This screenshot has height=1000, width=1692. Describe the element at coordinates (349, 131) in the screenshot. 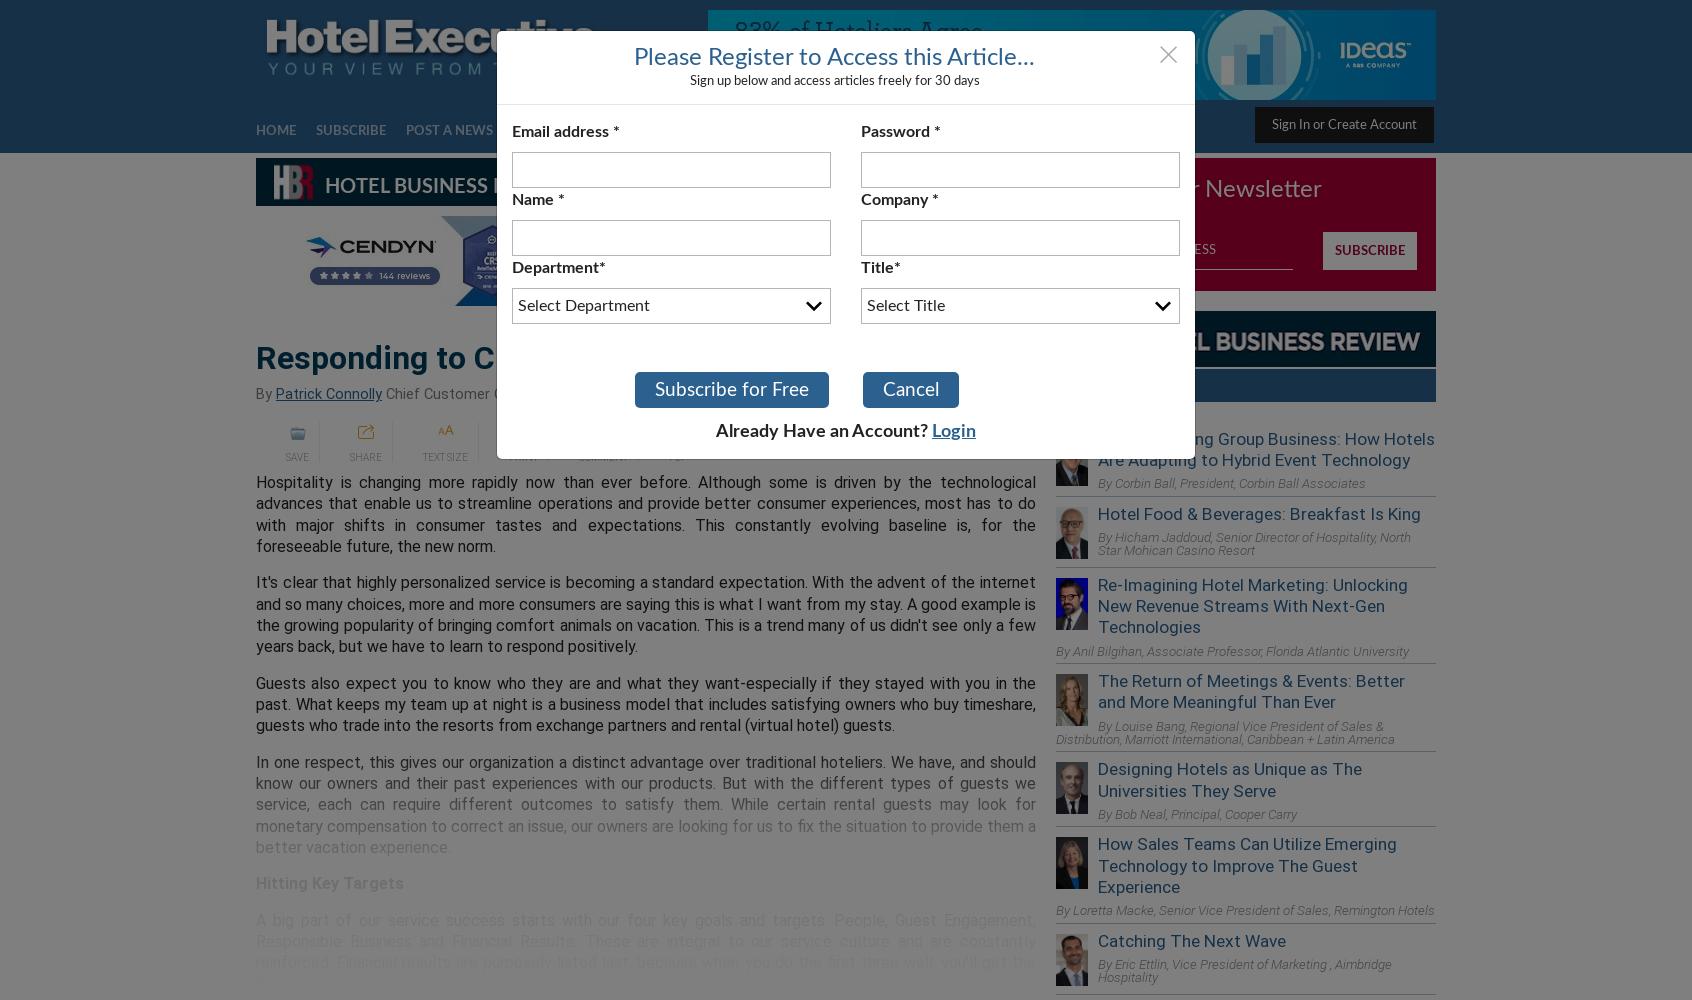

I see `'Subscribe'` at that location.